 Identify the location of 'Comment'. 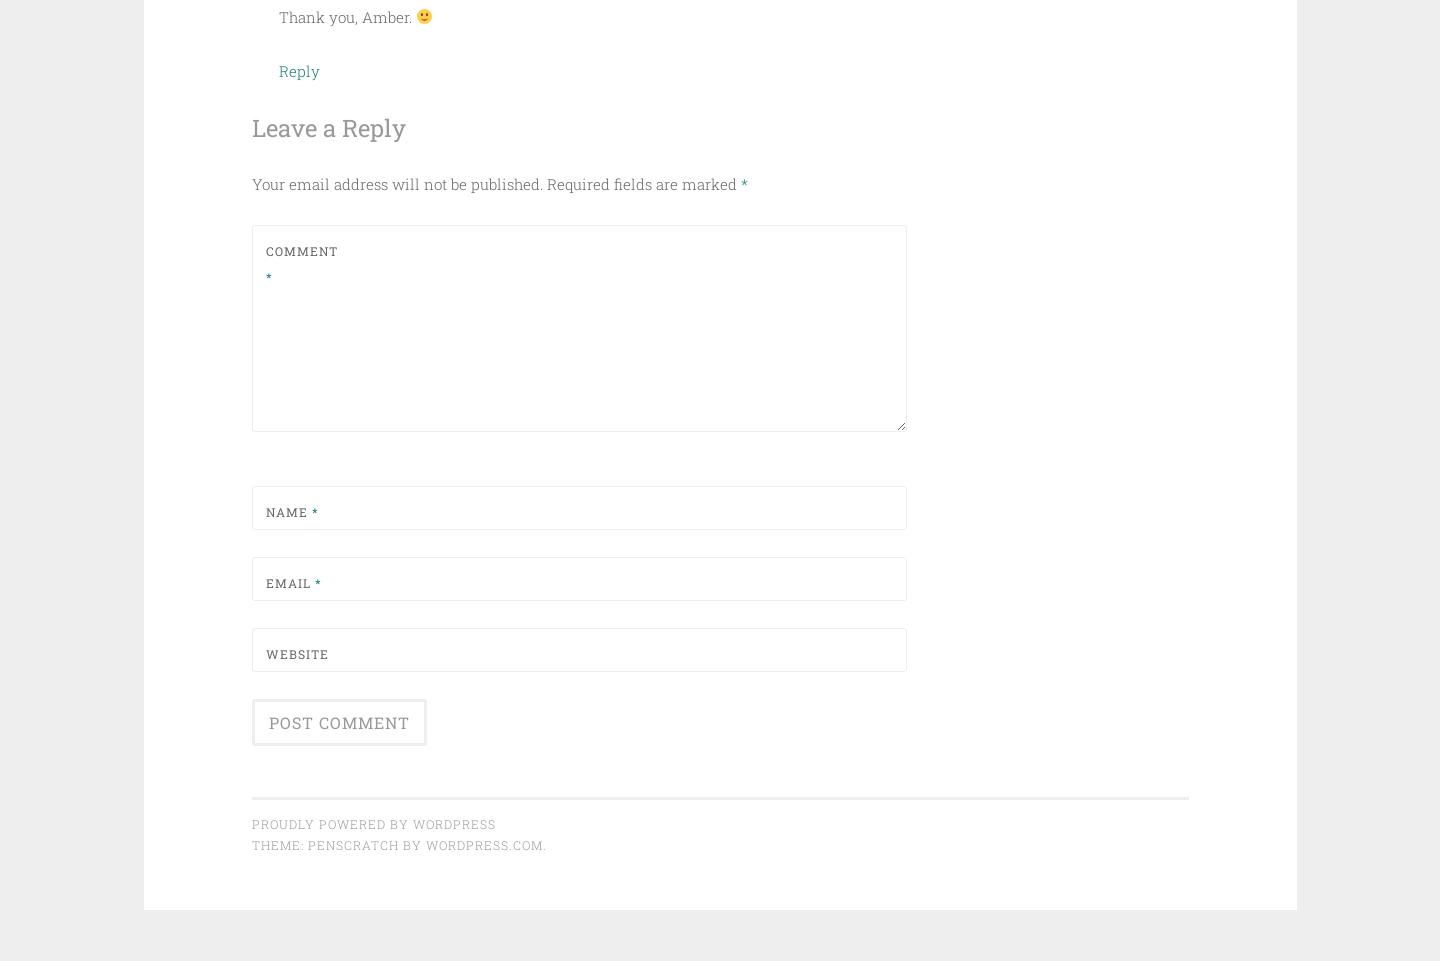
(299, 250).